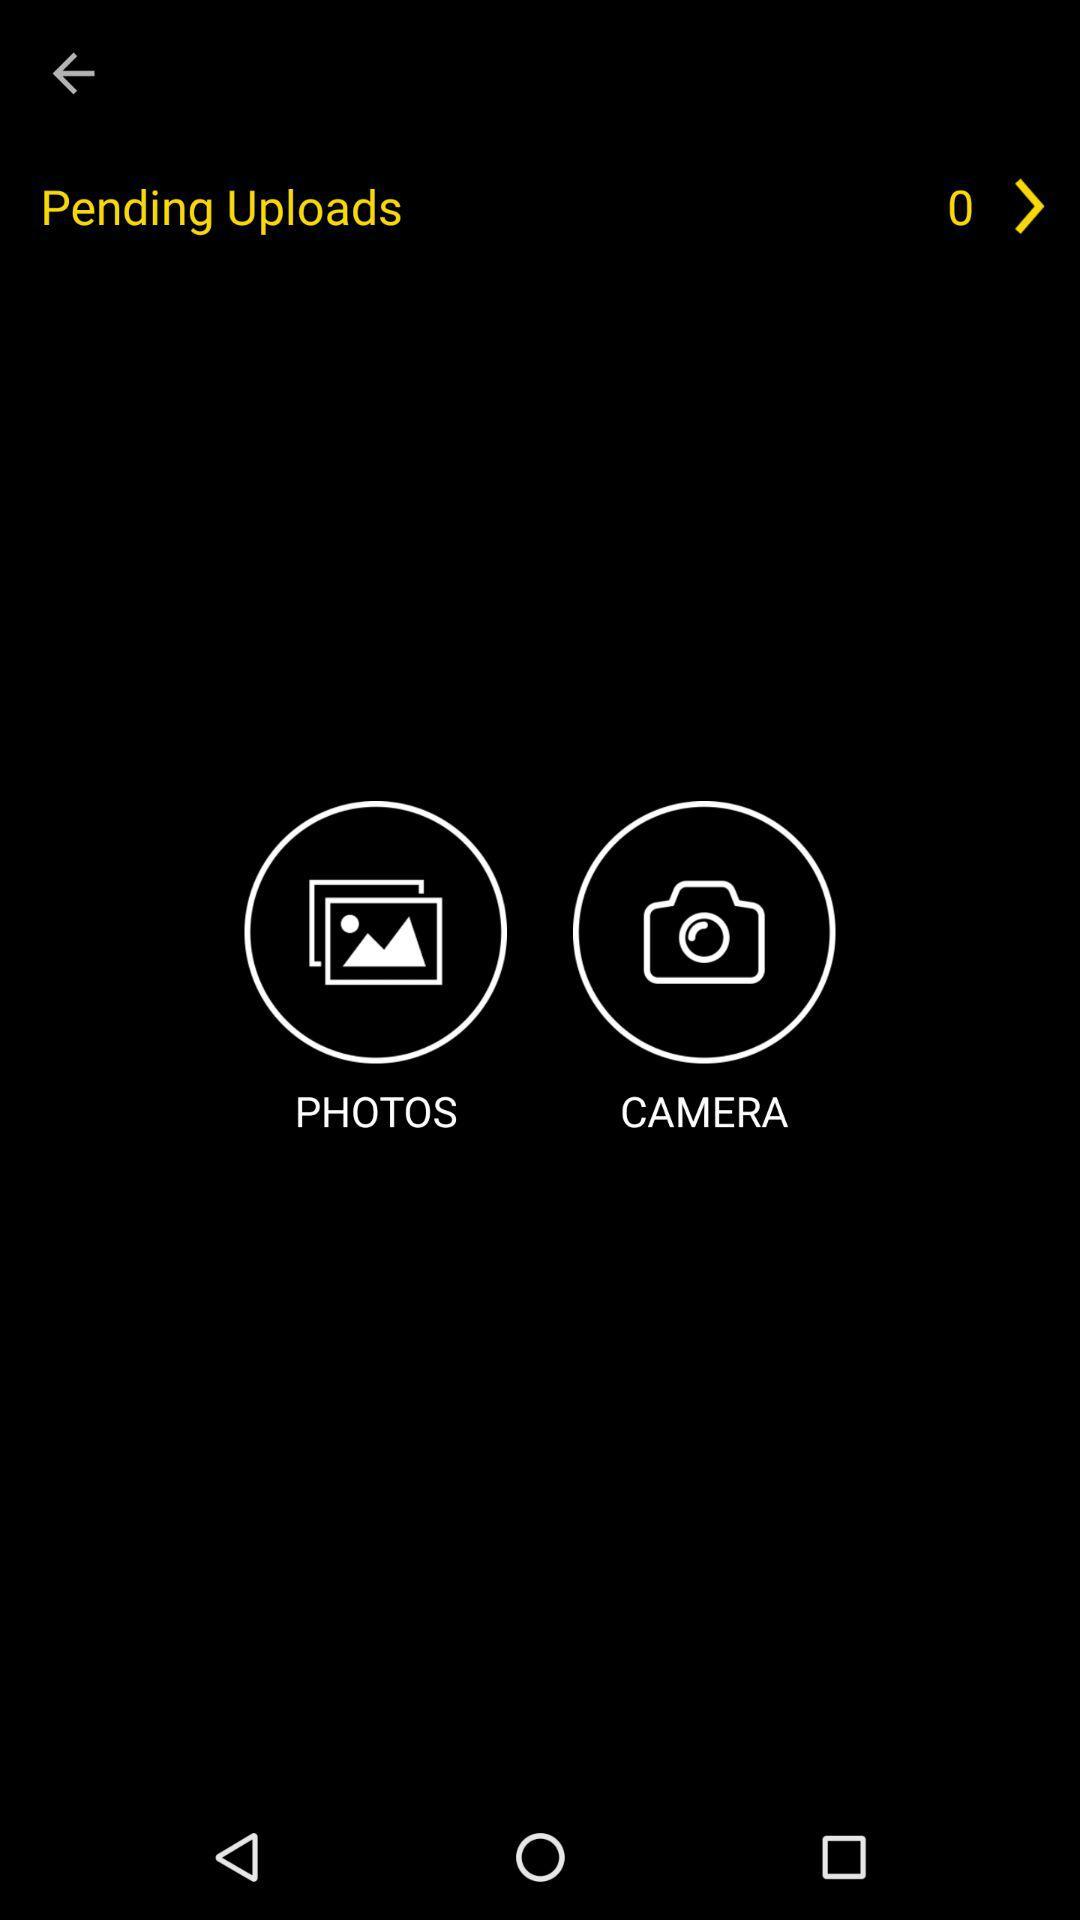 The width and height of the screenshot is (1080, 1920). What do you see at coordinates (375, 970) in the screenshot?
I see `the item to the left of camera item` at bounding box center [375, 970].